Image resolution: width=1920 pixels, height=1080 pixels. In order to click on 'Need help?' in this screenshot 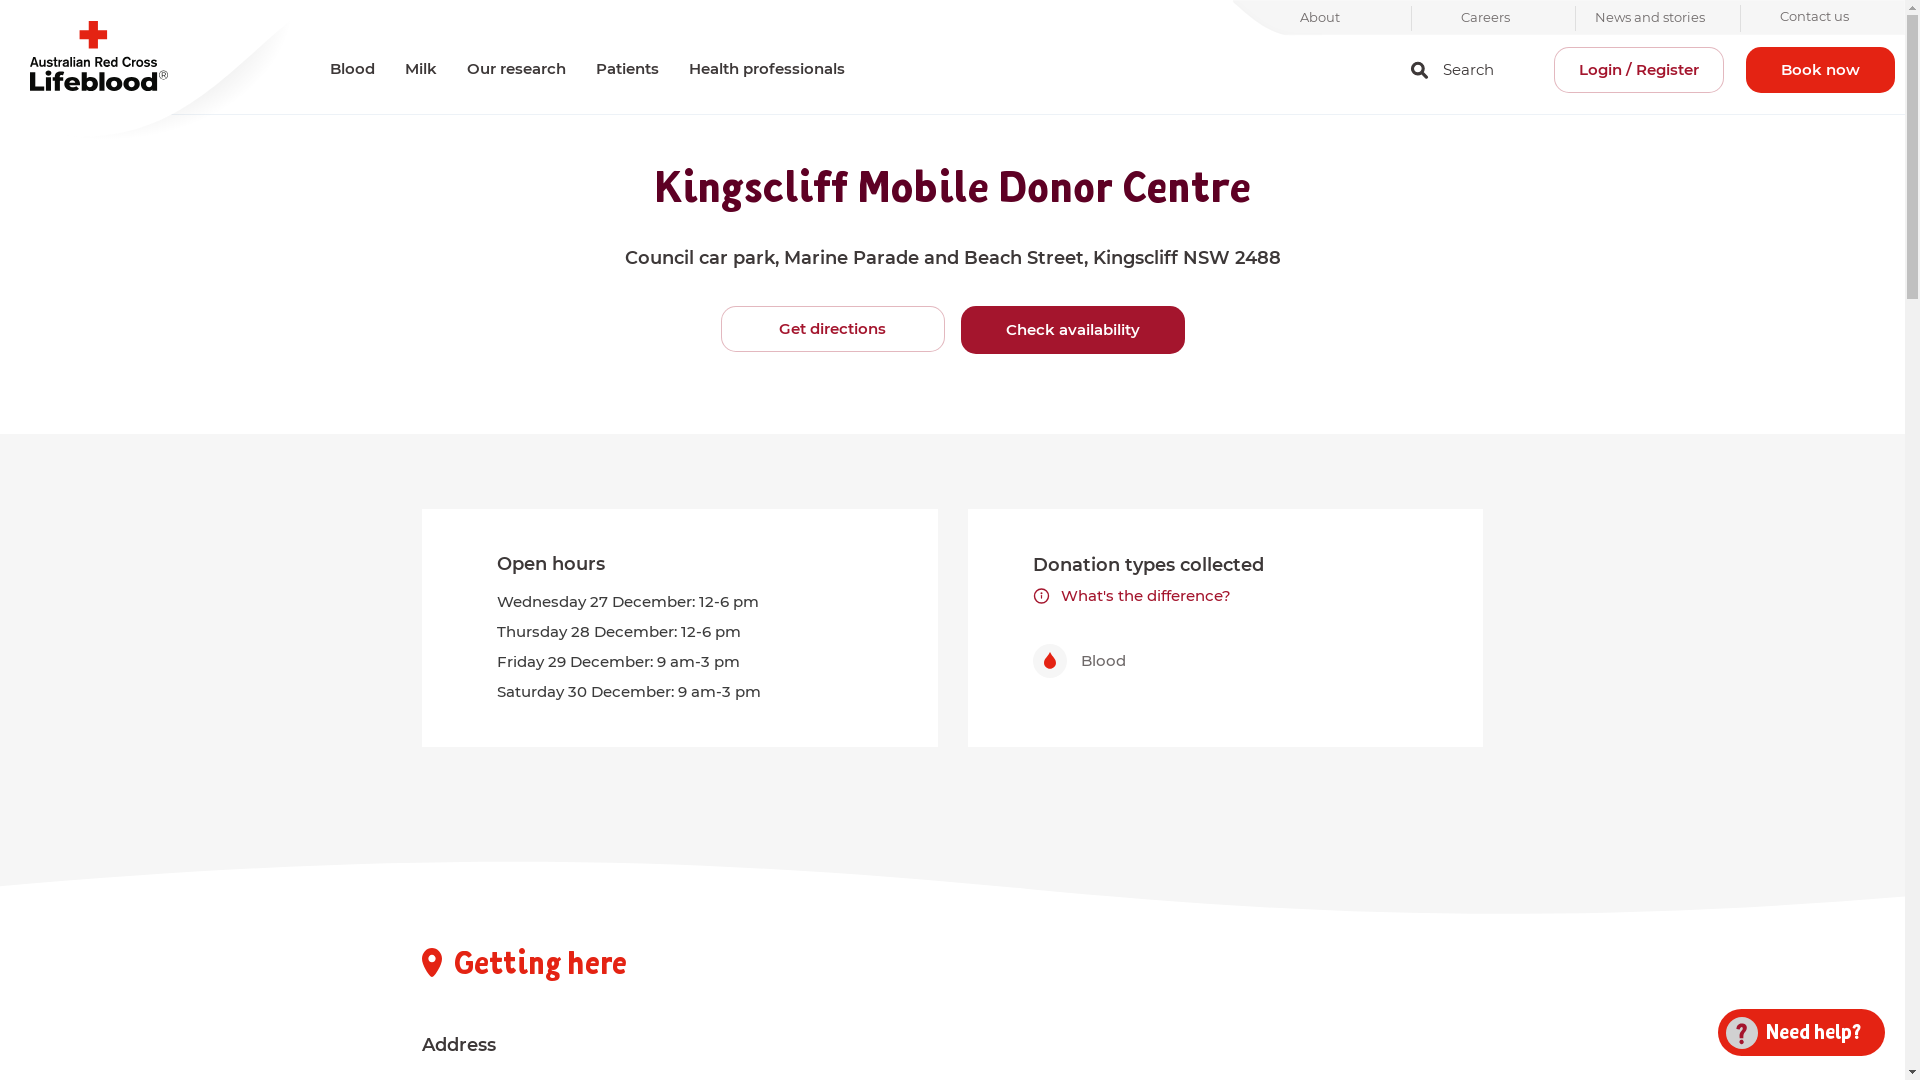, I will do `click(1793, 1032)`.